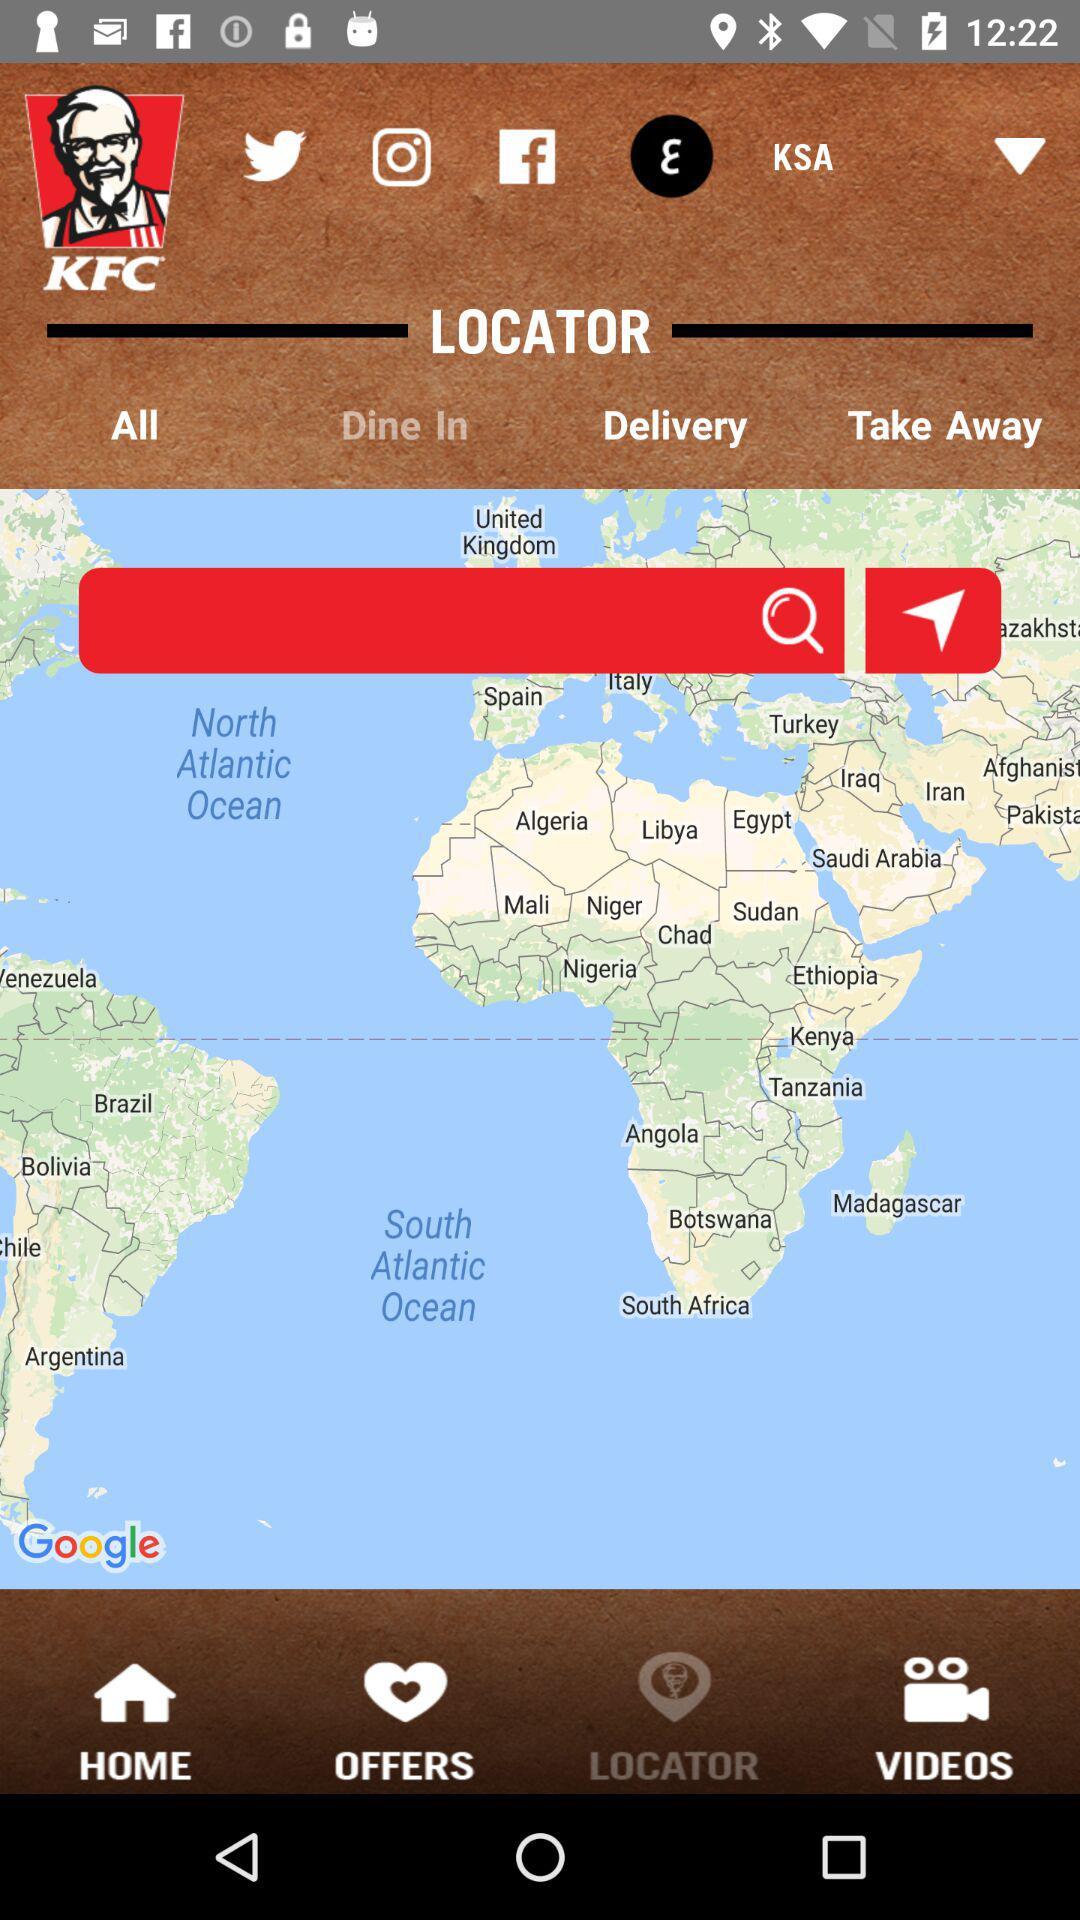 The image size is (1080, 1920). I want to click on ksa, so click(909, 155).